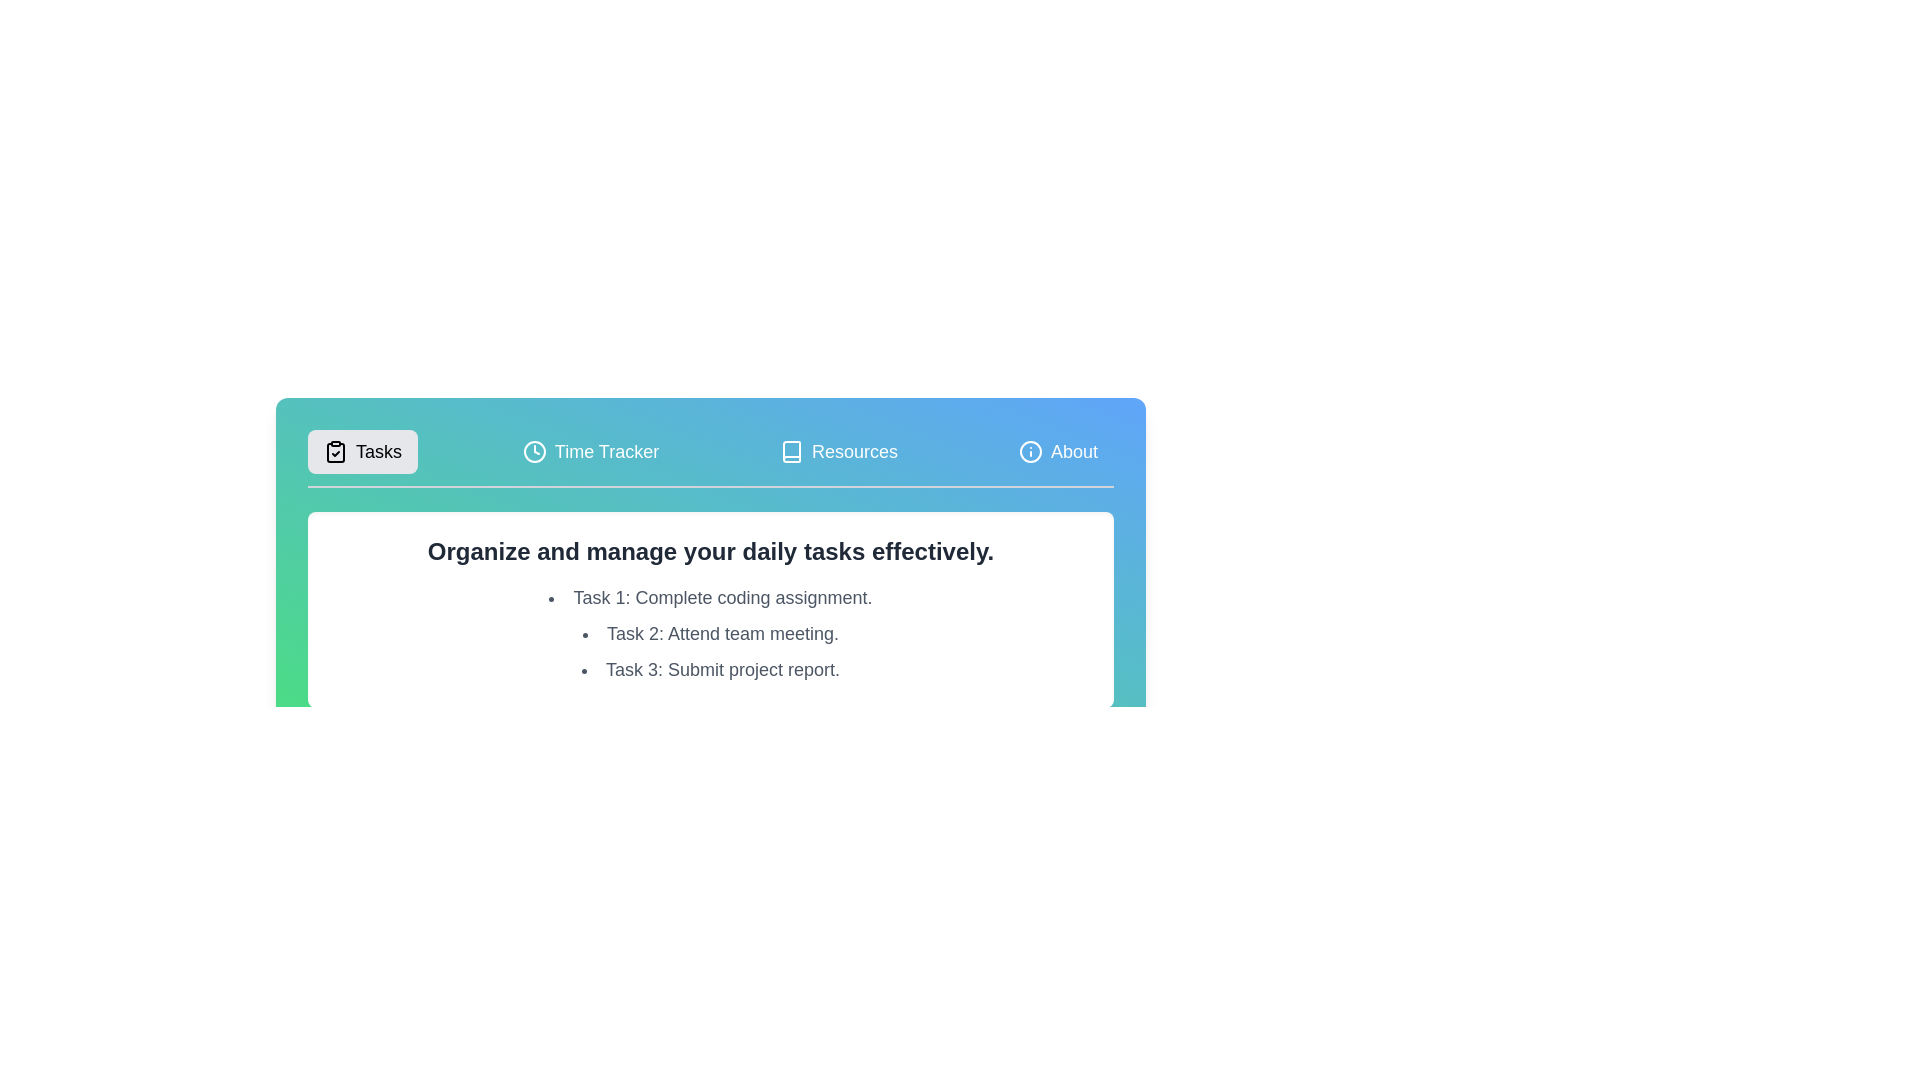 This screenshot has height=1080, width=1920. I want to click on the tab labeled Resources, so click(839, 451).